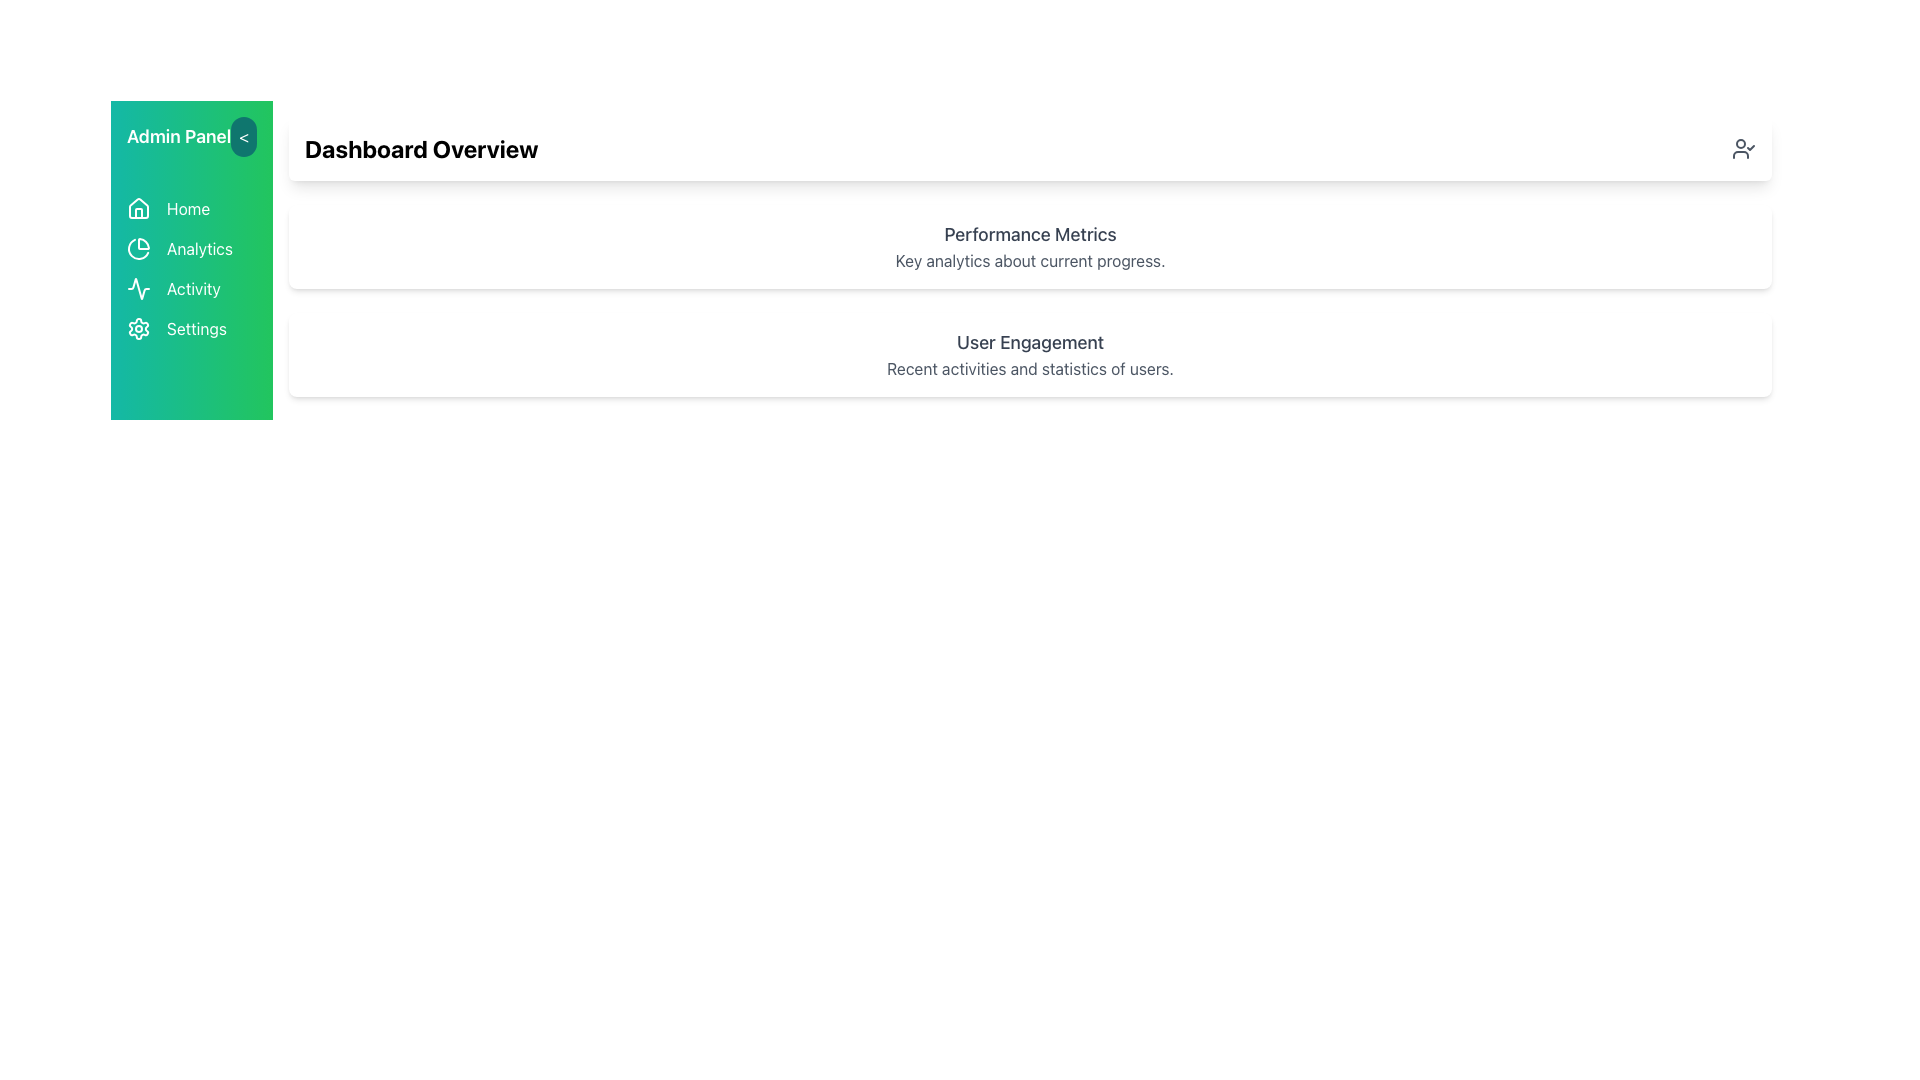  I want to click on the activity icon in the sidebar menu, which is a compact SVG graphic resembling a waveform with a white stroke on a green background, located directly before the text label 'Activity', so click(138, 289).